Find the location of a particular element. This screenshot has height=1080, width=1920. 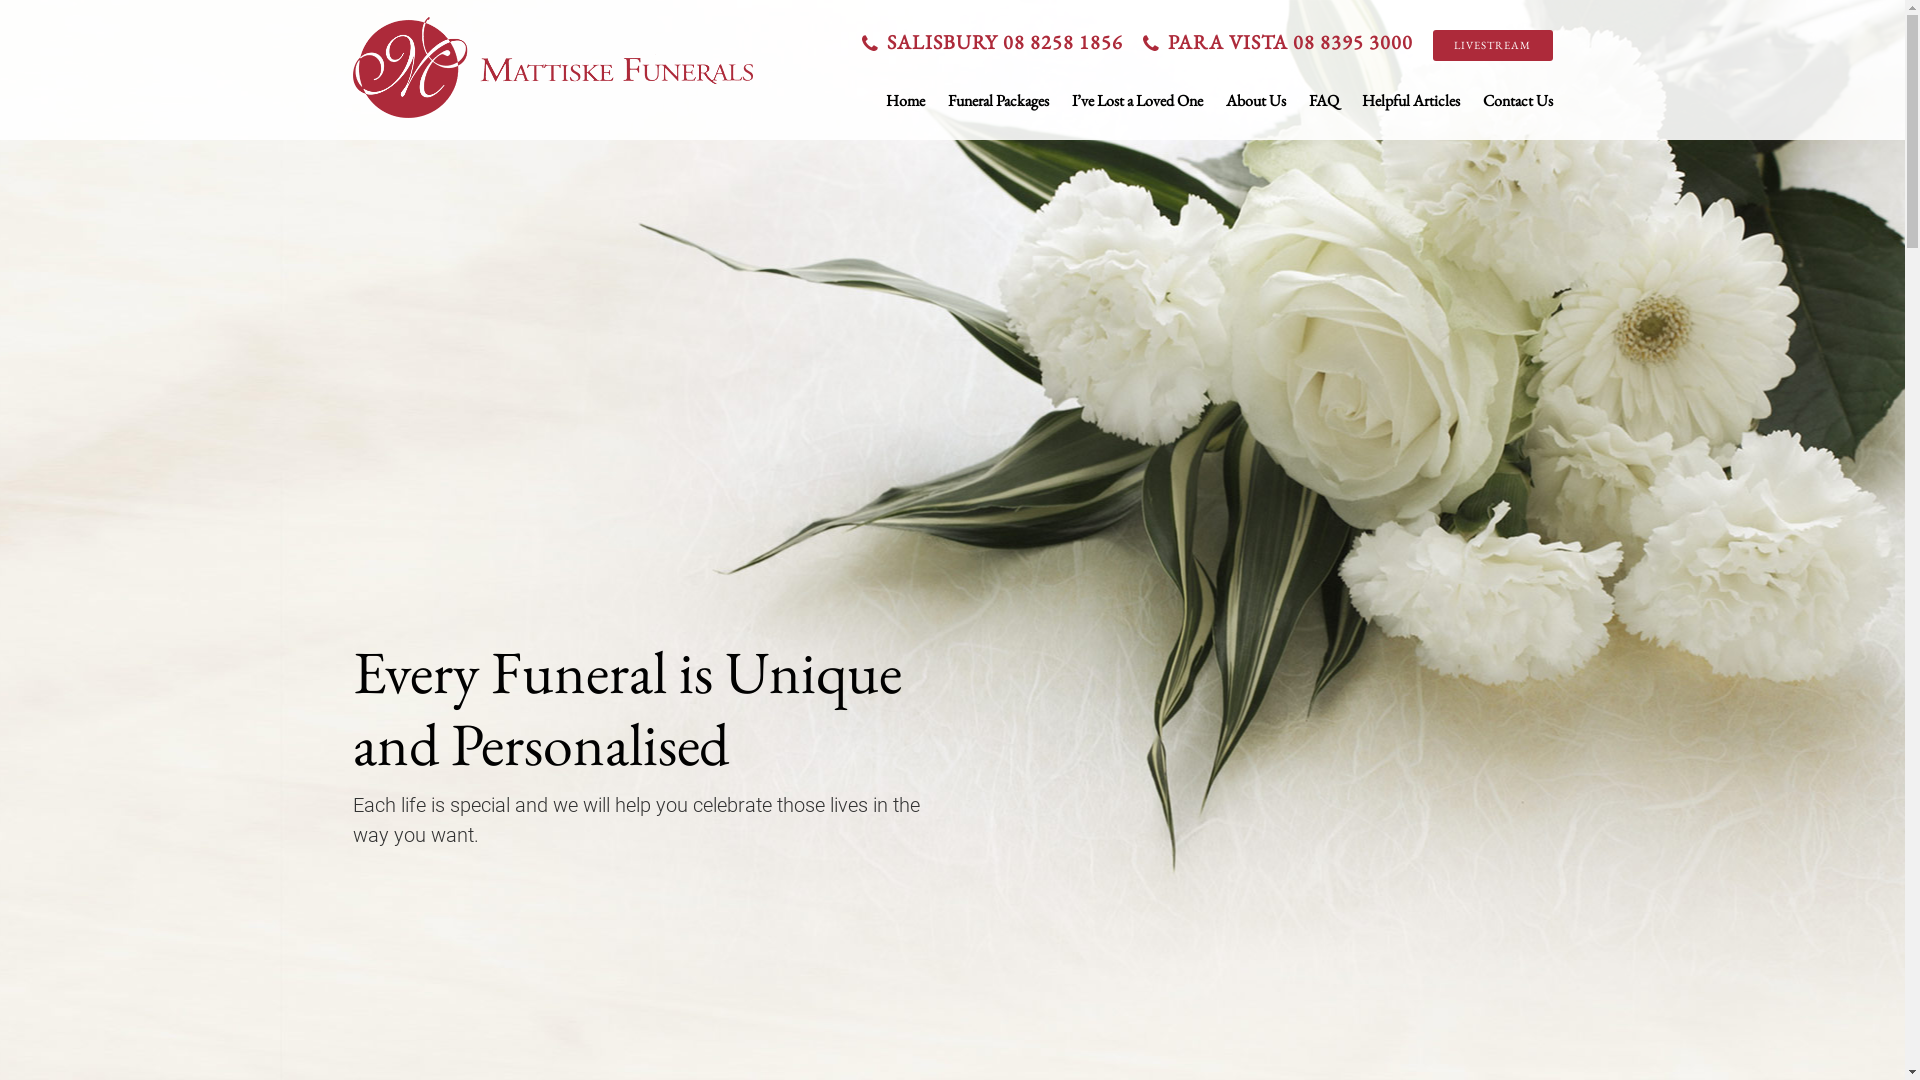

'About Us' is located at coordinates (1224, 100).